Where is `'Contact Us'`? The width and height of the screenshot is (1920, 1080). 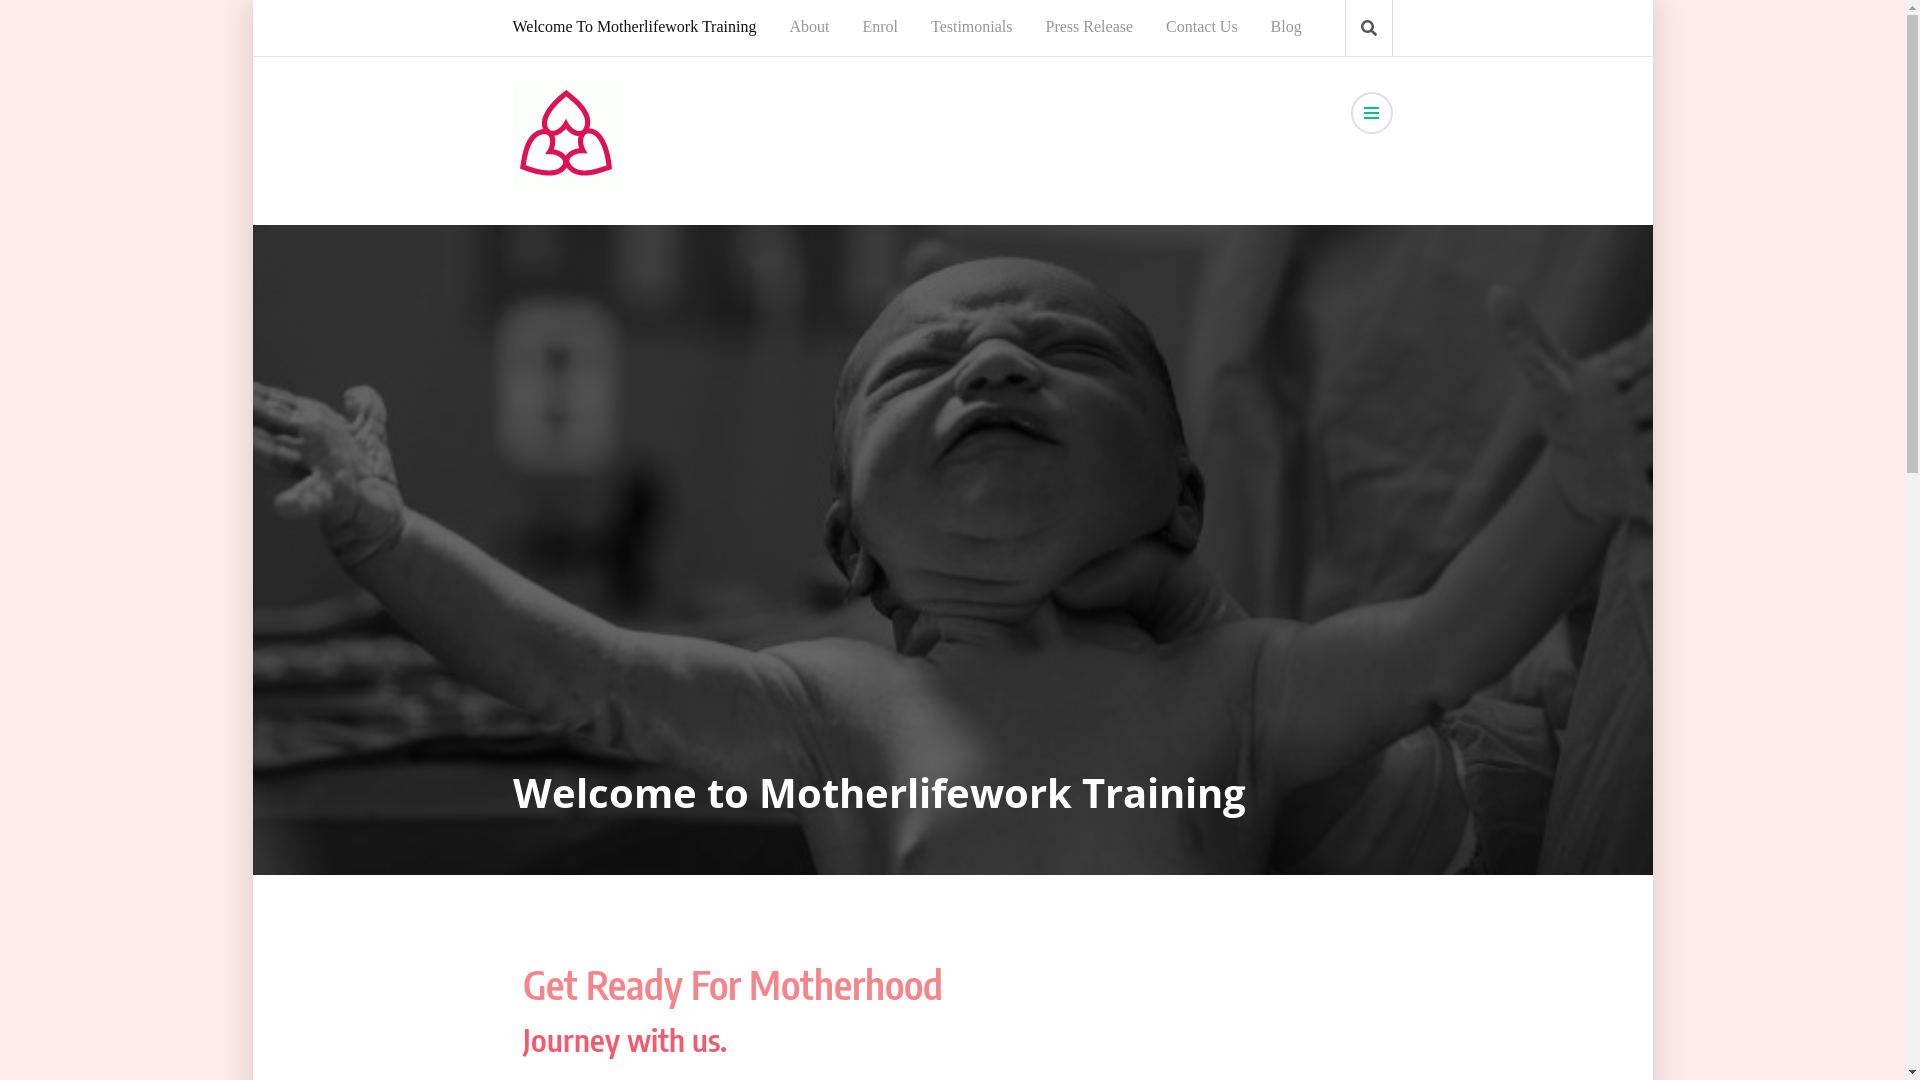 'Contact Us' is located at coordinates (1200, 27).